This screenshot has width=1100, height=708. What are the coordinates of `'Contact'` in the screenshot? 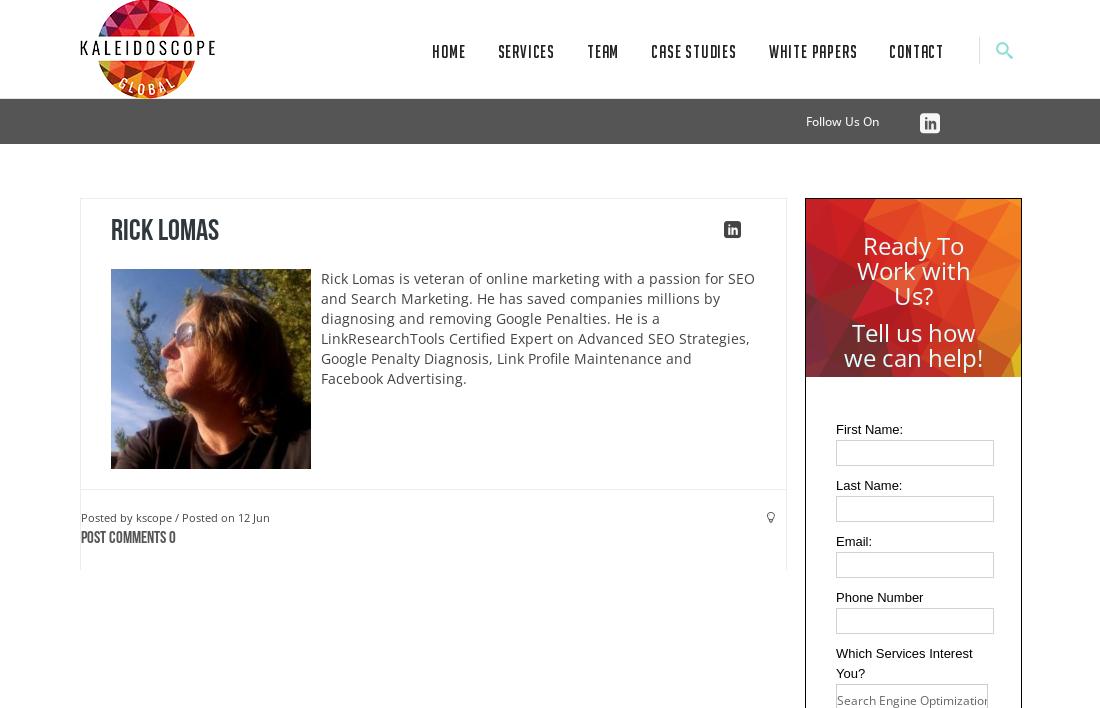 It's located at (916, 51).